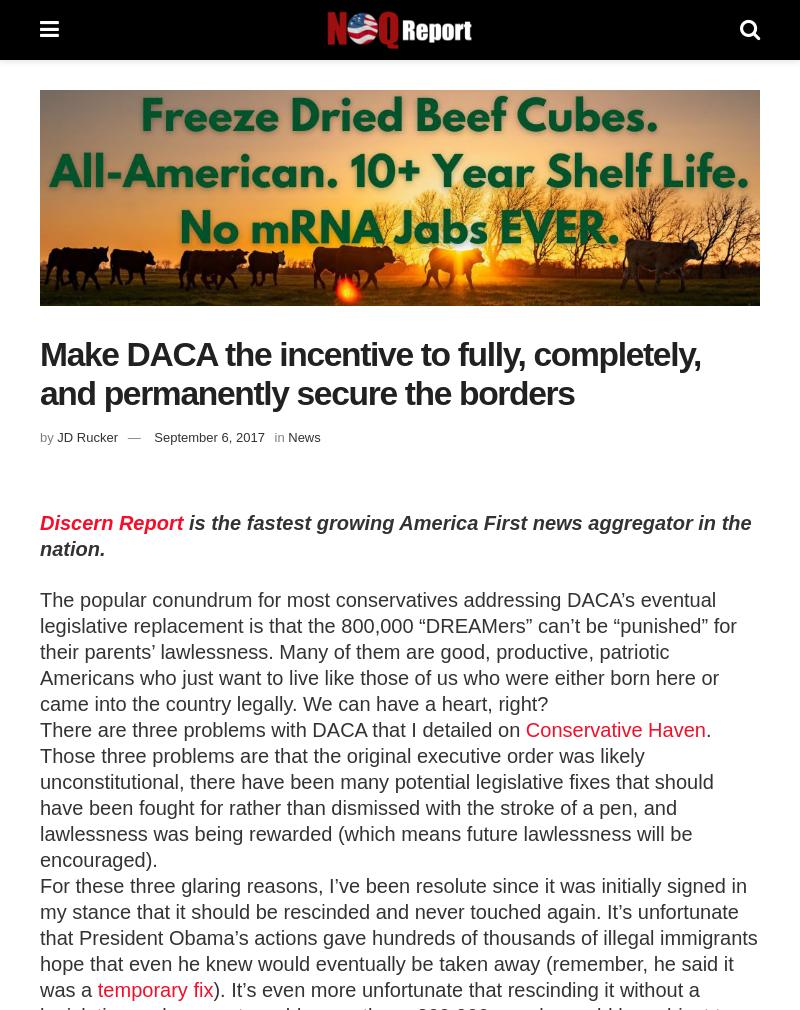 This screenshot has height=1010, width=800. What do you see at coordinates (375, 794) in the screenshot?
I see `'. Those three problems are that the original executive order was likely unconstitutional, there have been many potential legislative fixes that should have been fought for rather than dismissed with the stroke of a pen, and lawlessness was being rewarded (which means future lawlessness will be encouraged).'` at bounding box center [375, 794].